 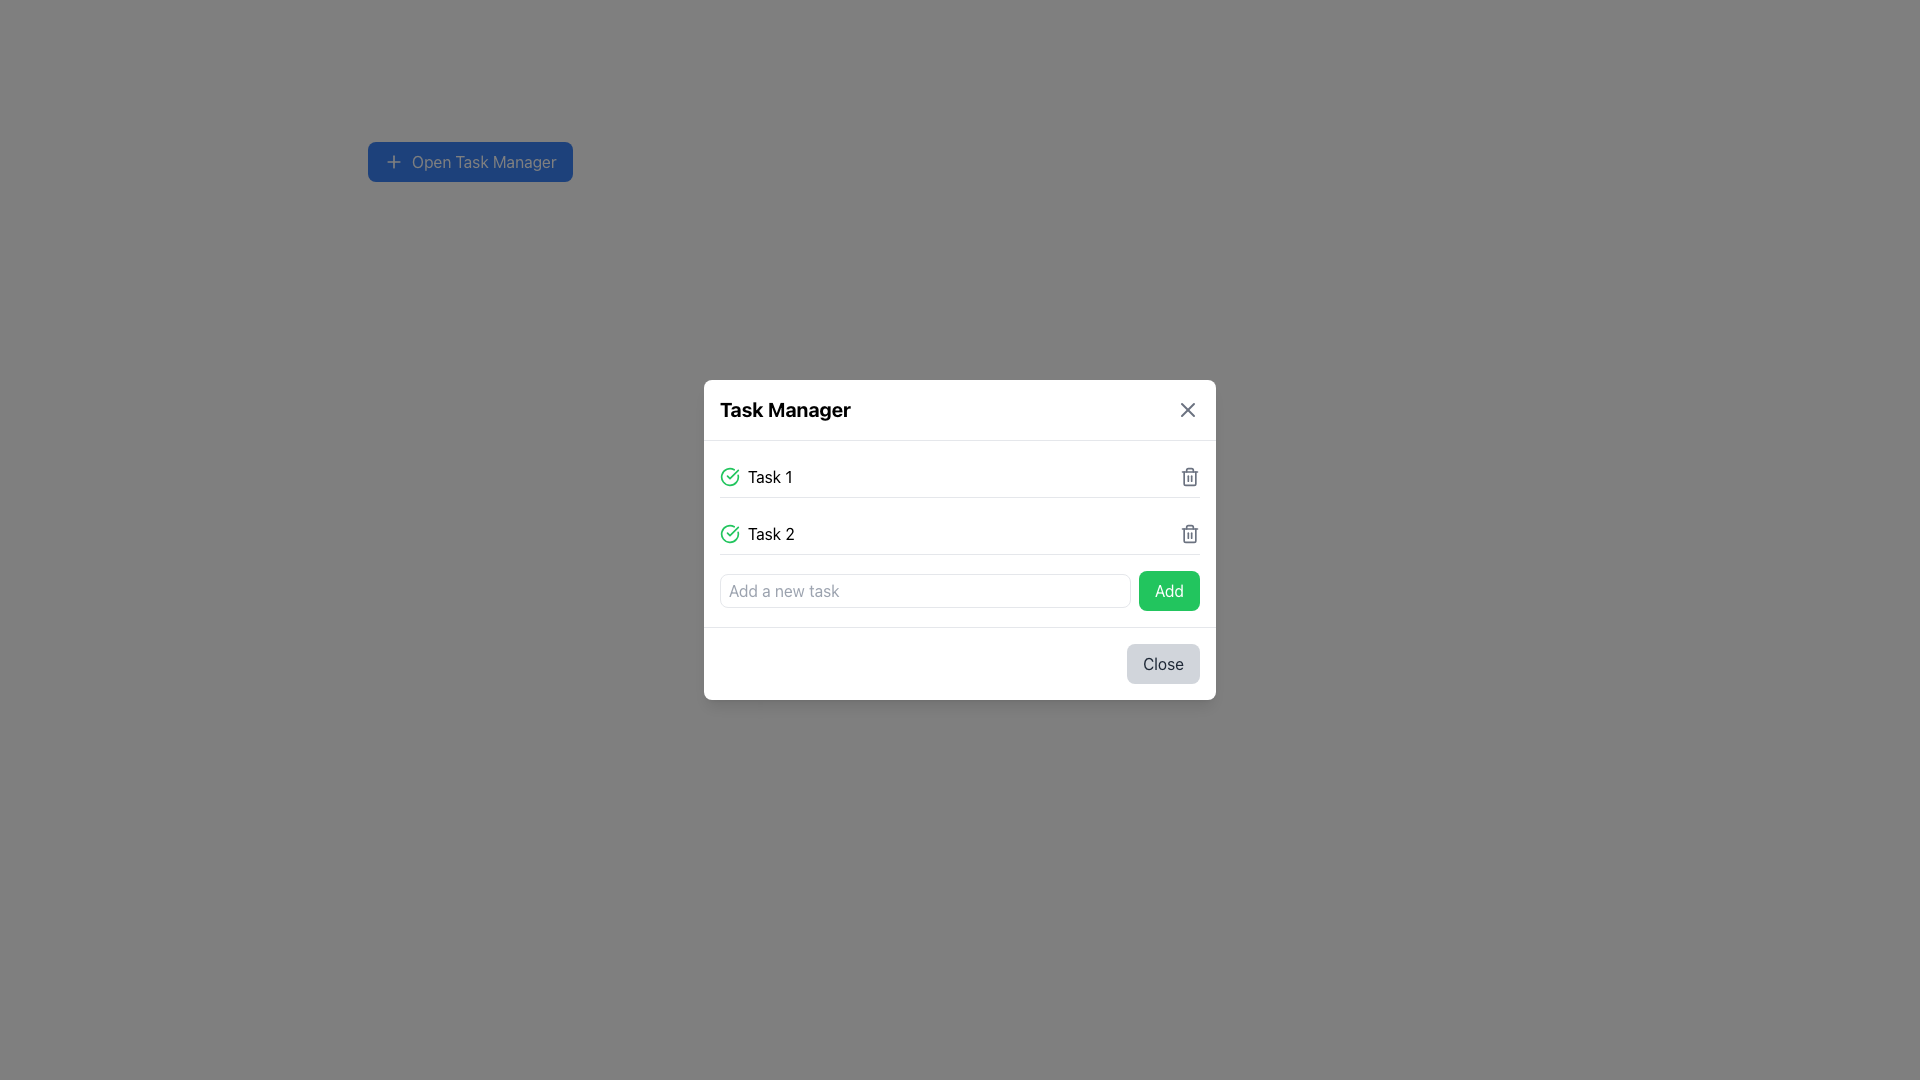 What do you see at coordinates (960, 532) in the screenshot?
I see `the task description for the task labeled 'Task 2' in the task management list` at bounding box center [960, 532].